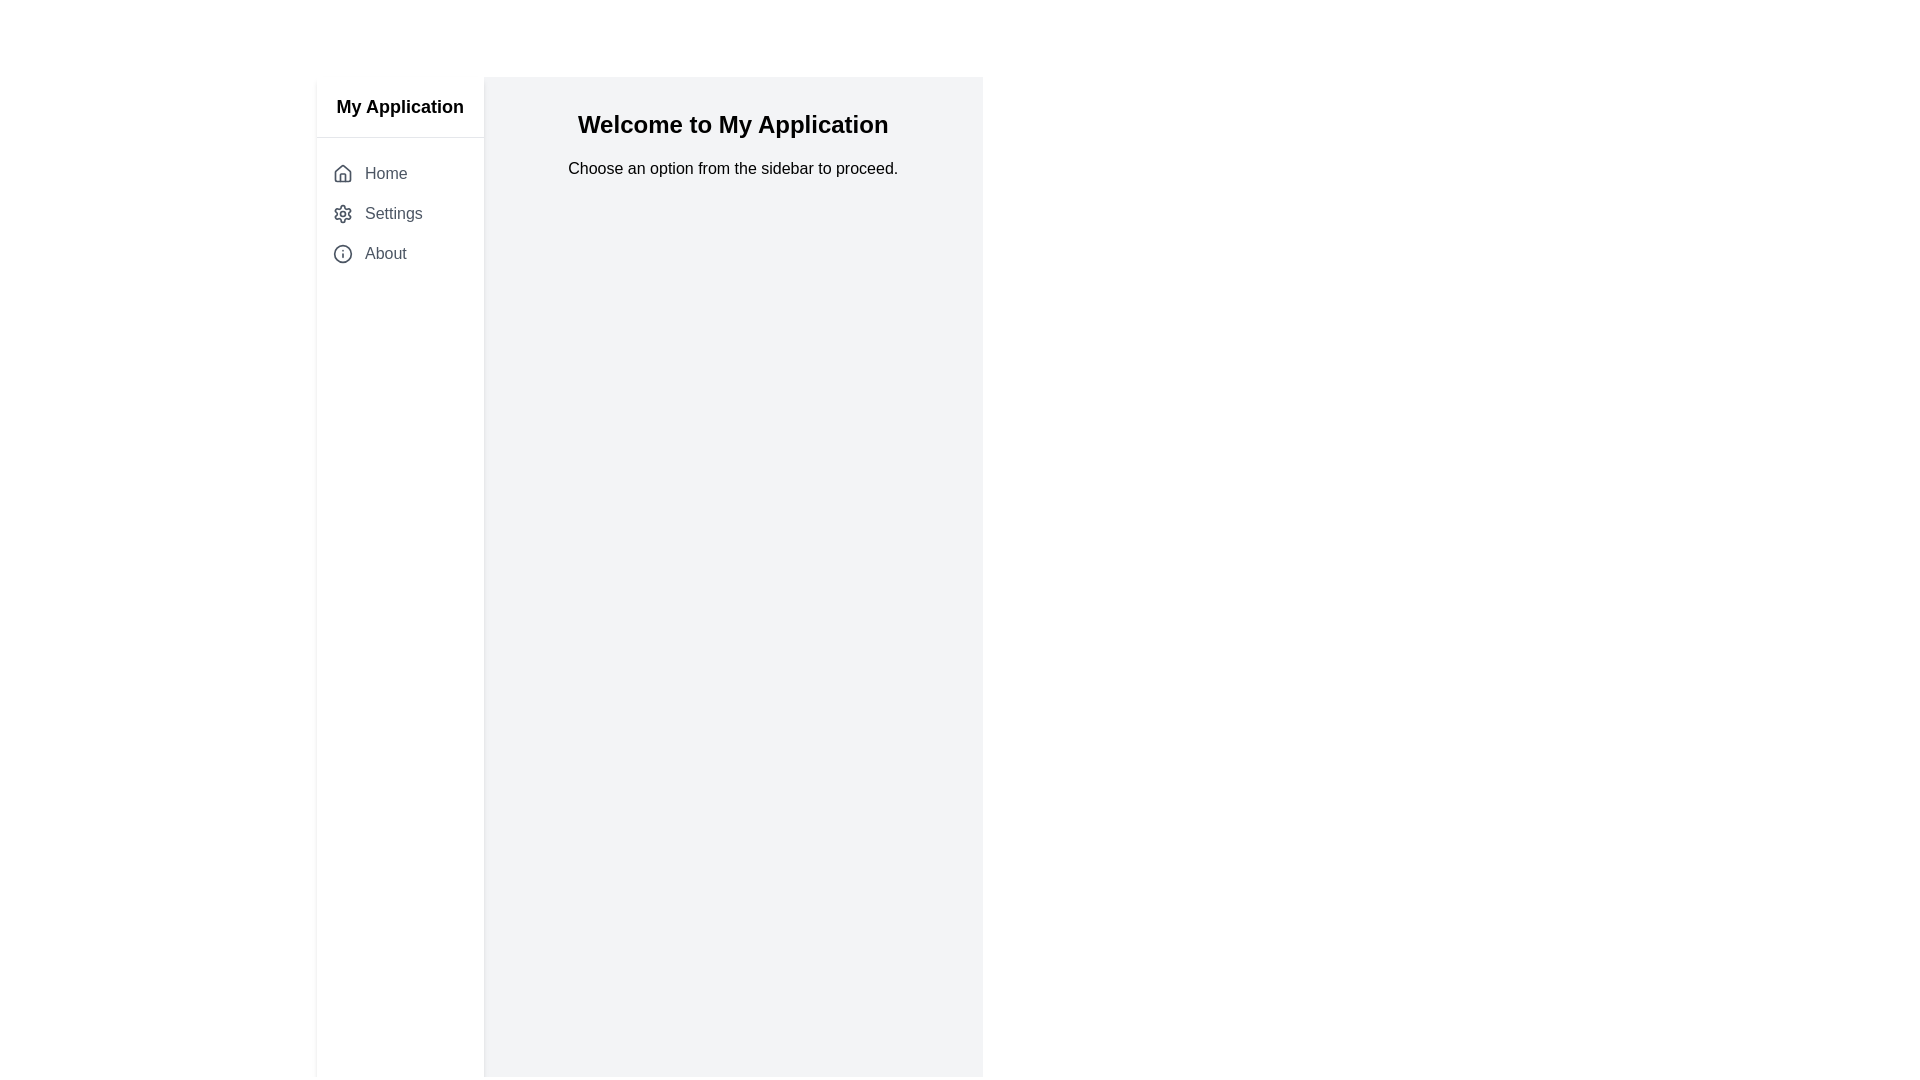  Describe the element at coordinates (399, 213) in the screenshot. I see `the second item in the vertical navigation menu, which serves as a hyperlink to the application's settings section` at that location.